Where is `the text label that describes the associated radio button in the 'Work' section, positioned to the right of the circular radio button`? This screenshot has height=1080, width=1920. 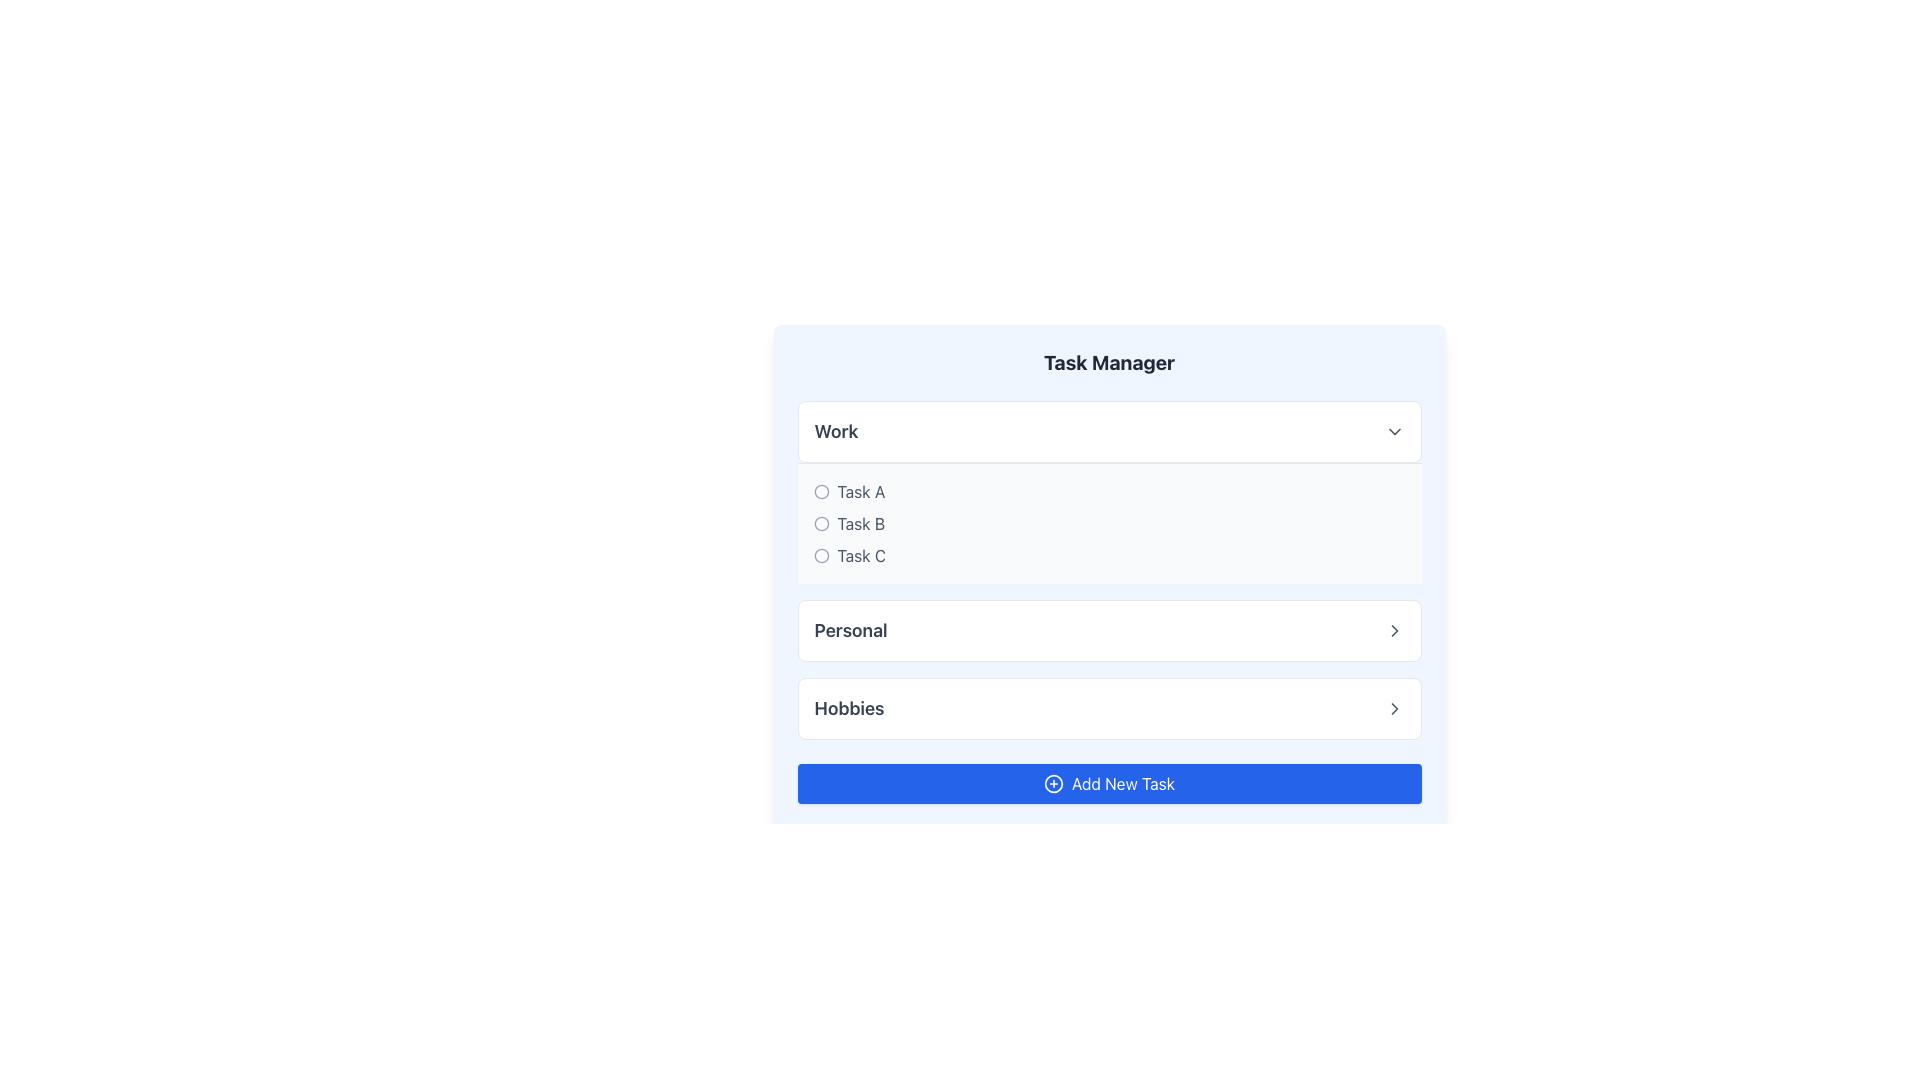 the text label that describes the associated radio button in the 'Work' section, positioned to the right of the circular radio button is located at coordinates (861, 492).